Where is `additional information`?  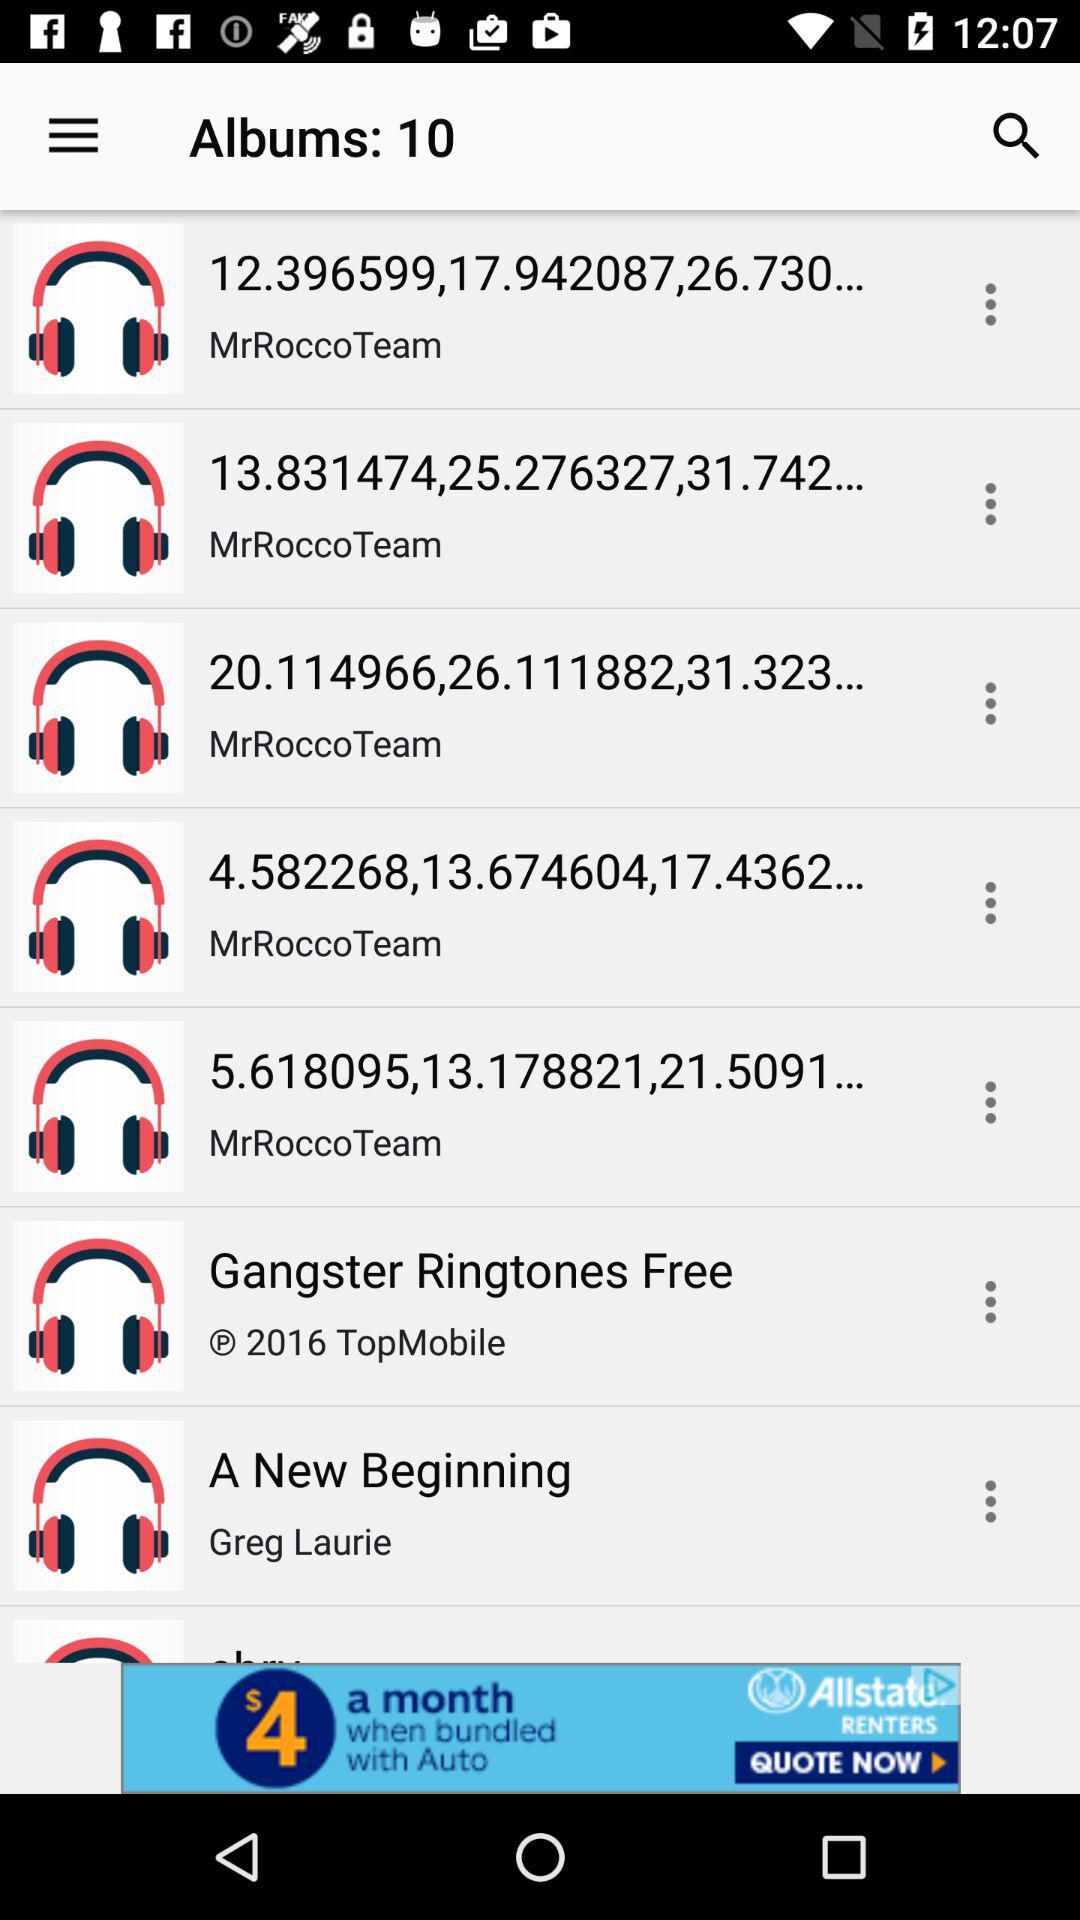
additional information is located at coordinates (990, 901).